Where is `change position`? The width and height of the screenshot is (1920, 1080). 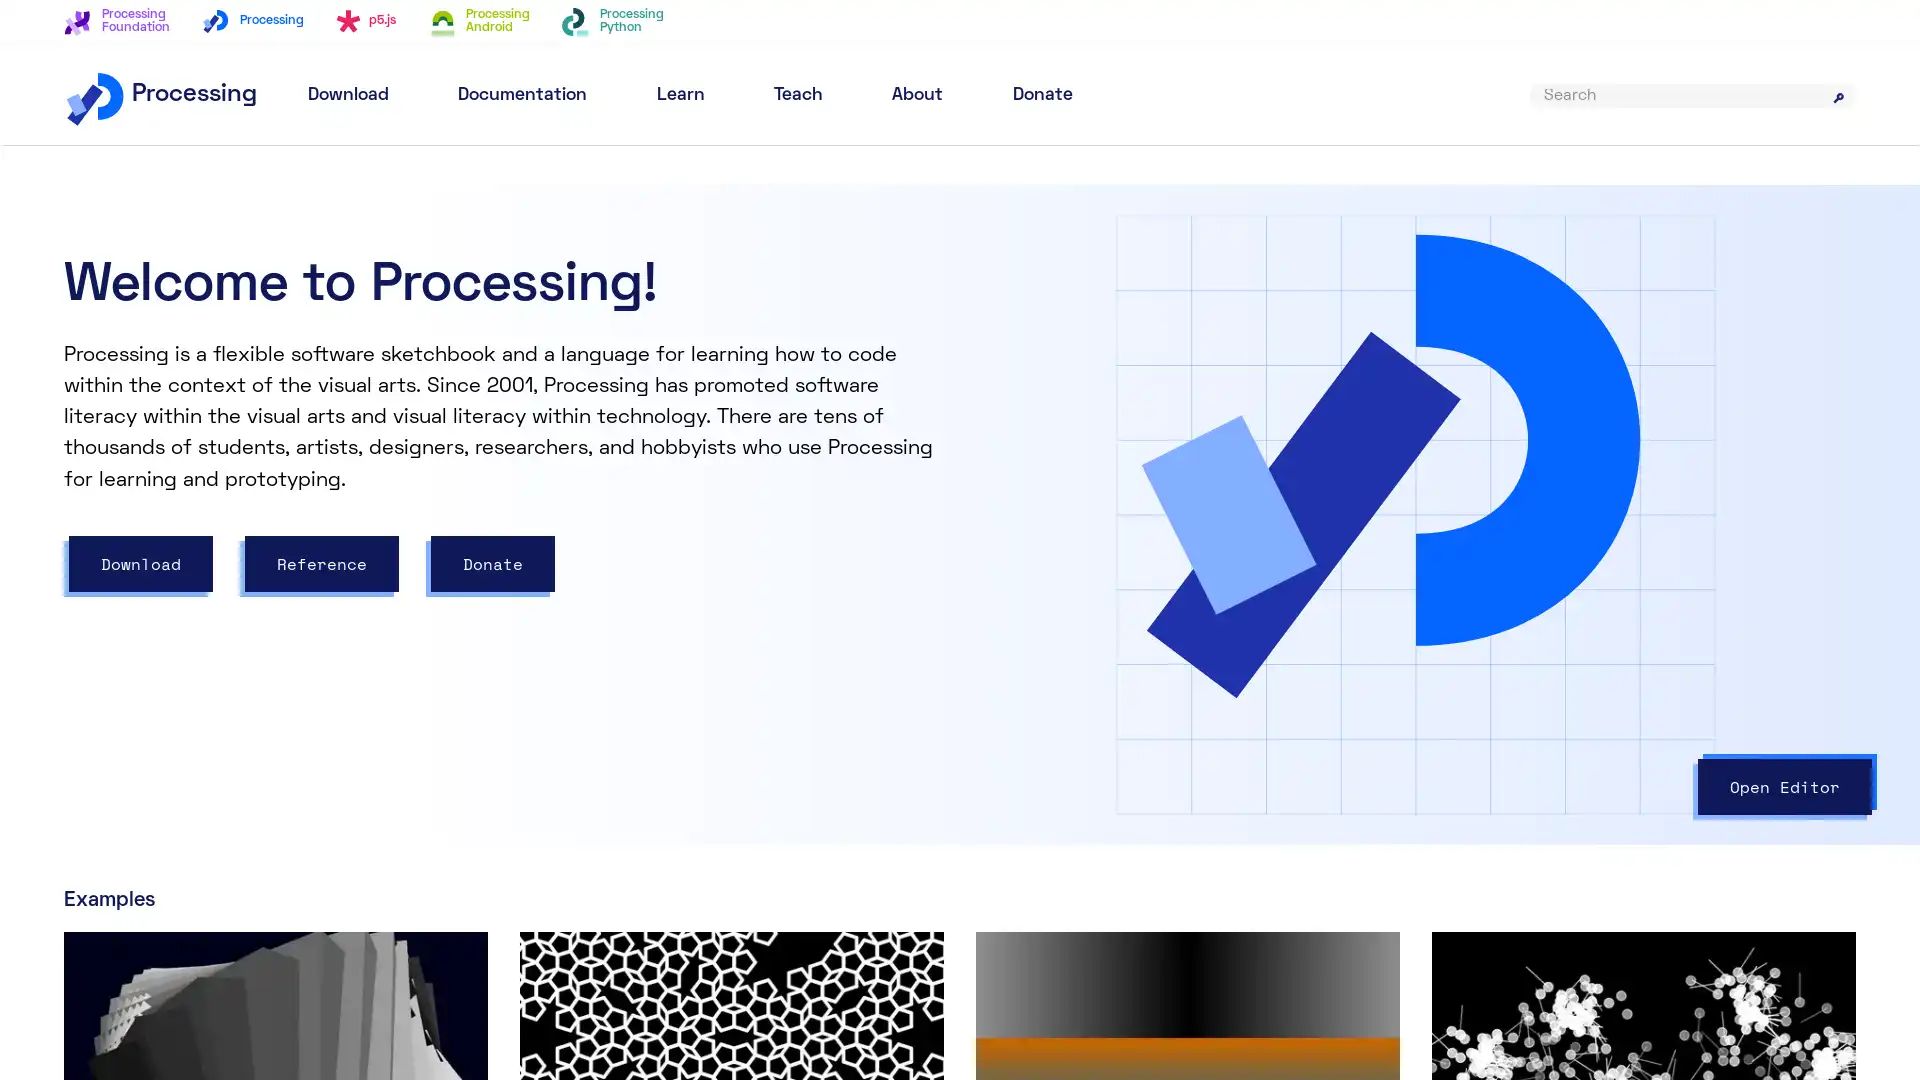
change position is located at coordinates (1255, 685).